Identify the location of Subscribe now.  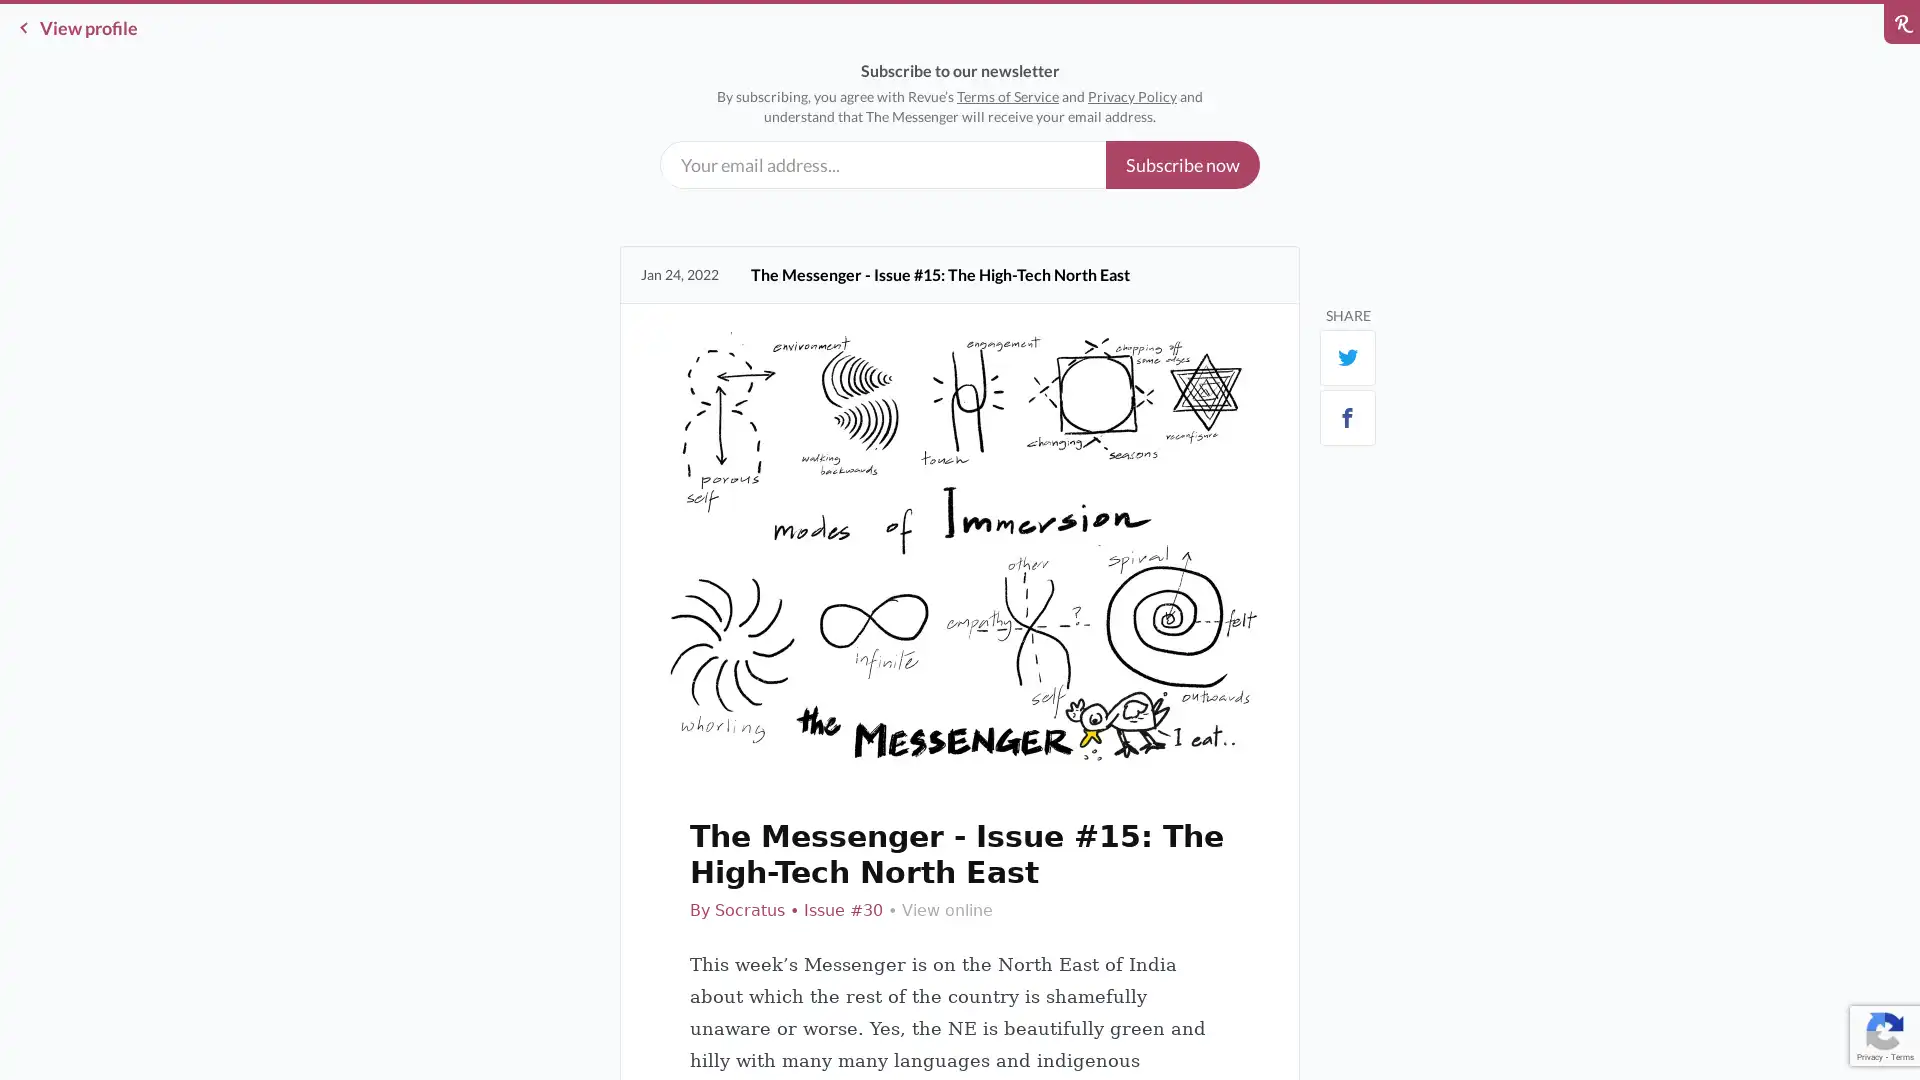
(1182, 164).